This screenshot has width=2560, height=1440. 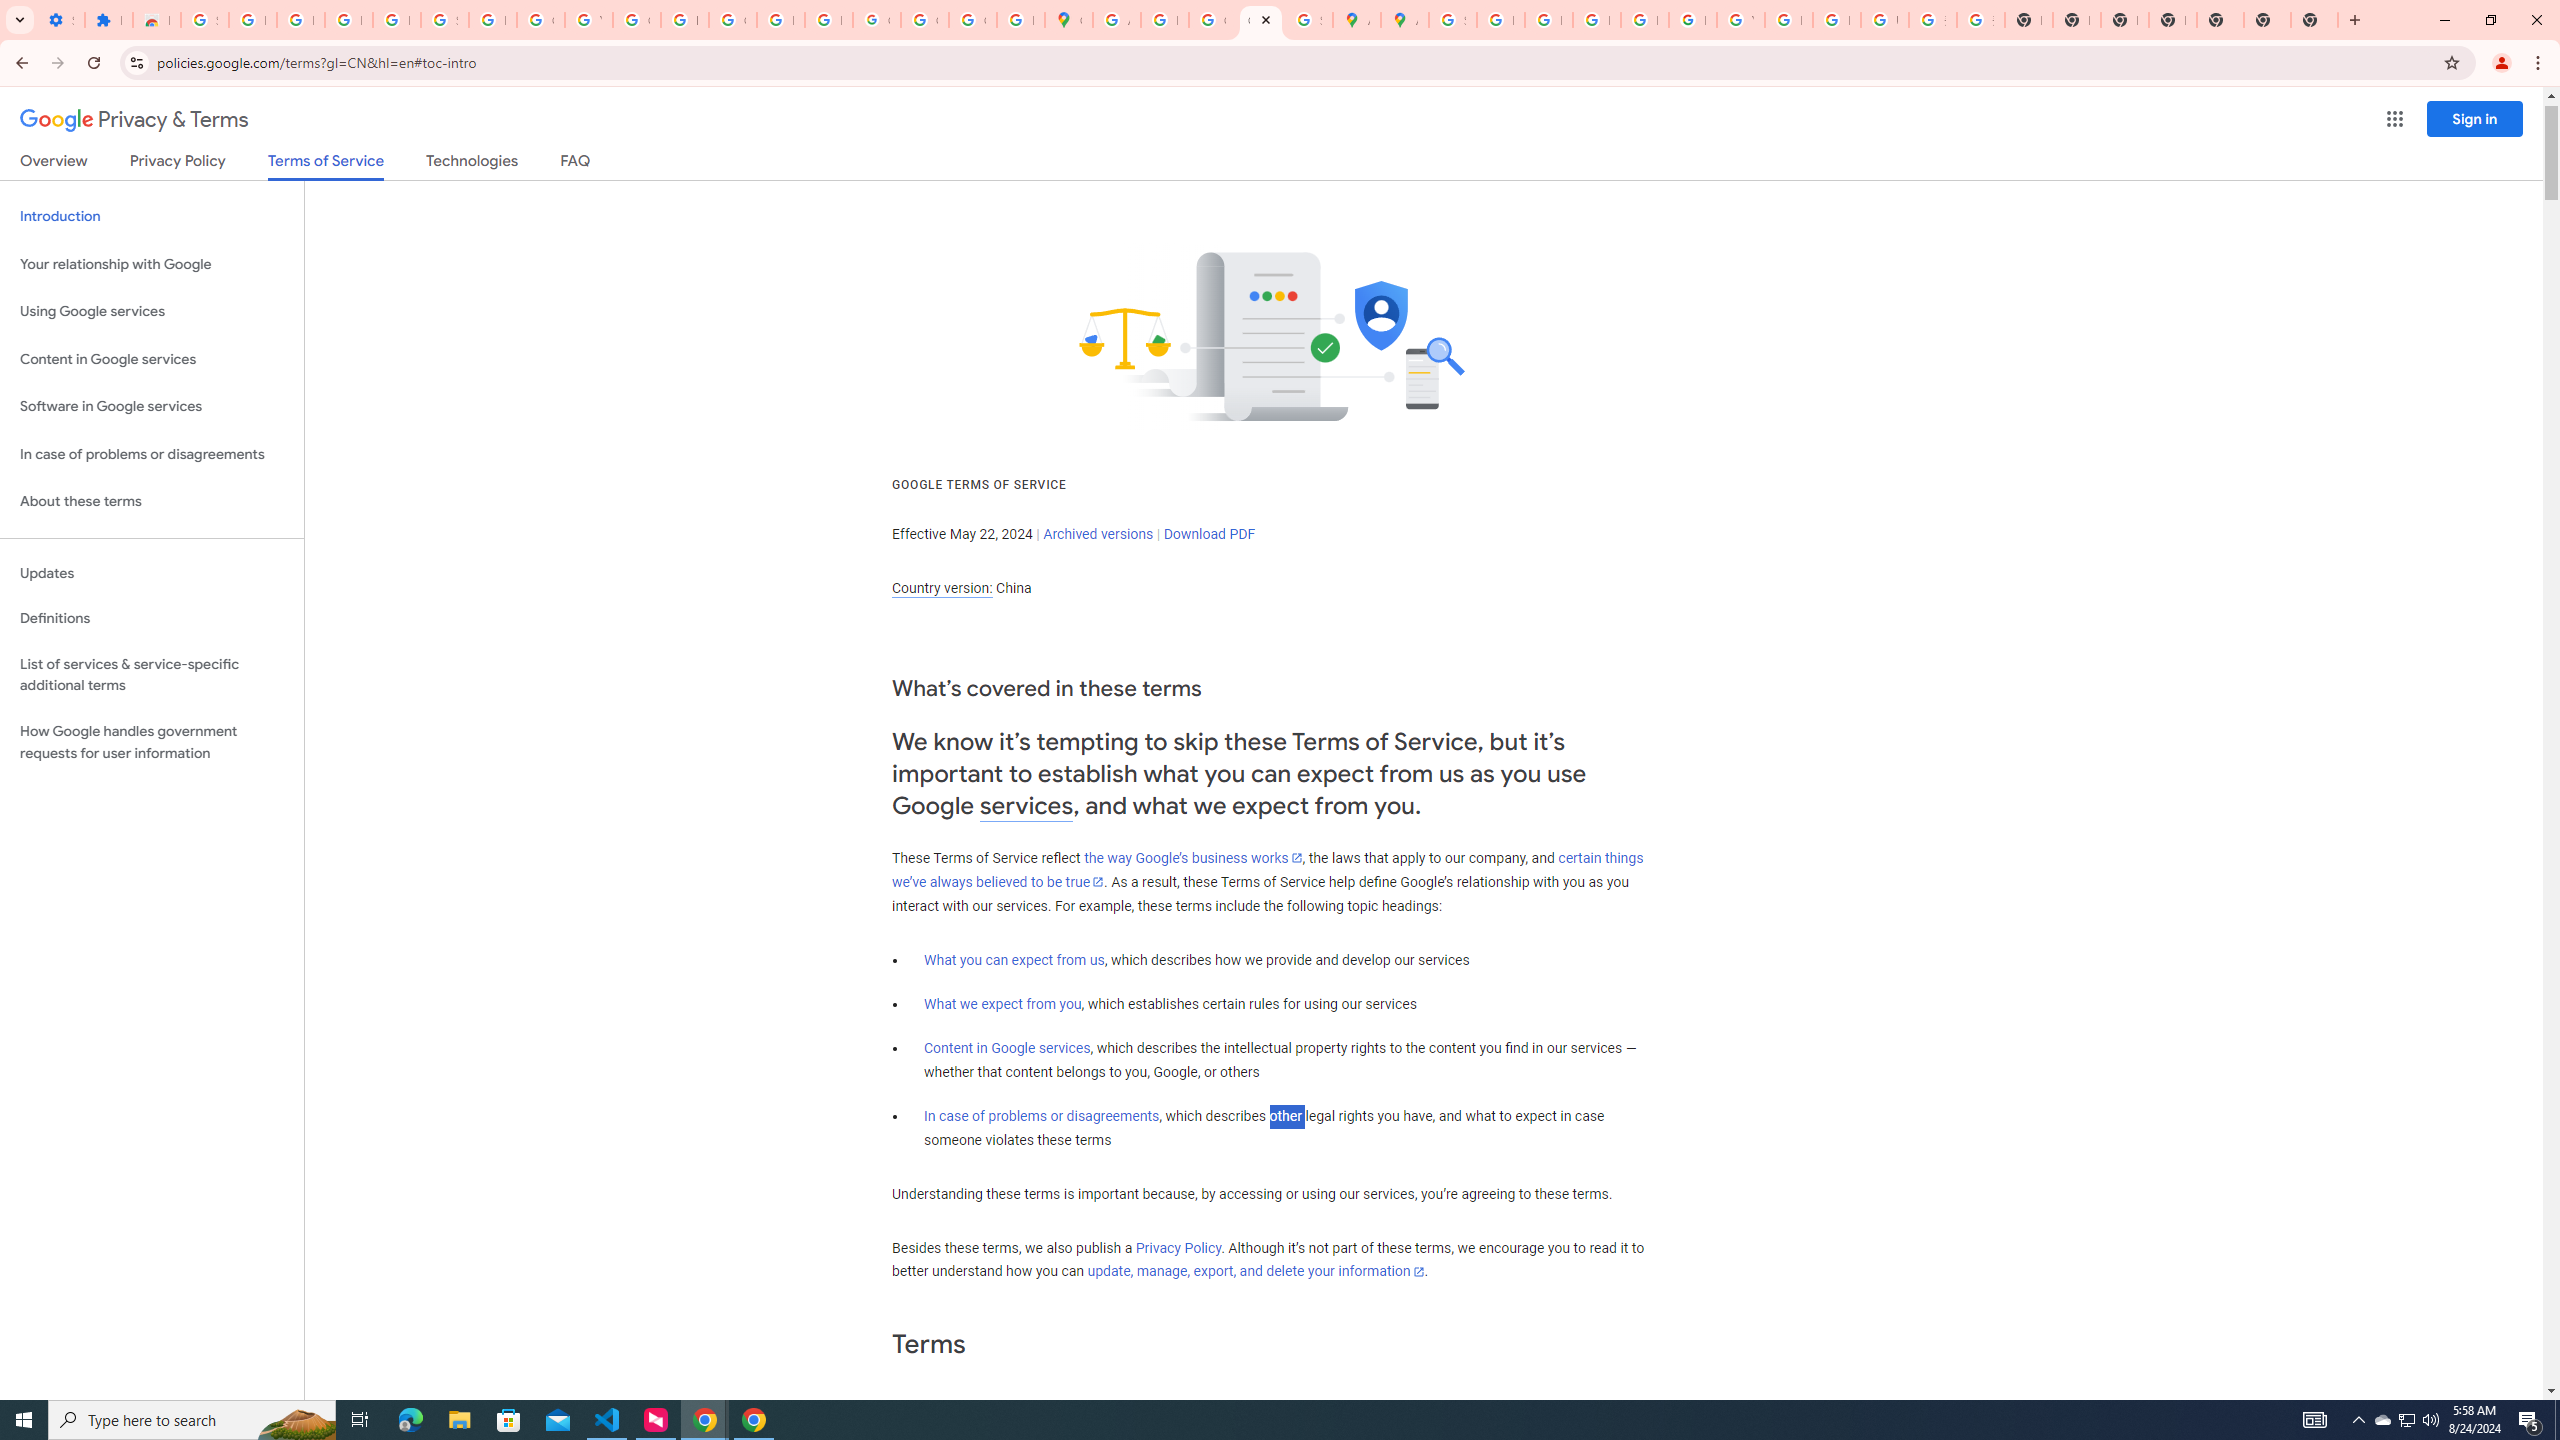 What do you see at coordinates (151, 742) in the screenshot?
I see `'How Google handles government requests for user information'` at bounding box center [151, 742].